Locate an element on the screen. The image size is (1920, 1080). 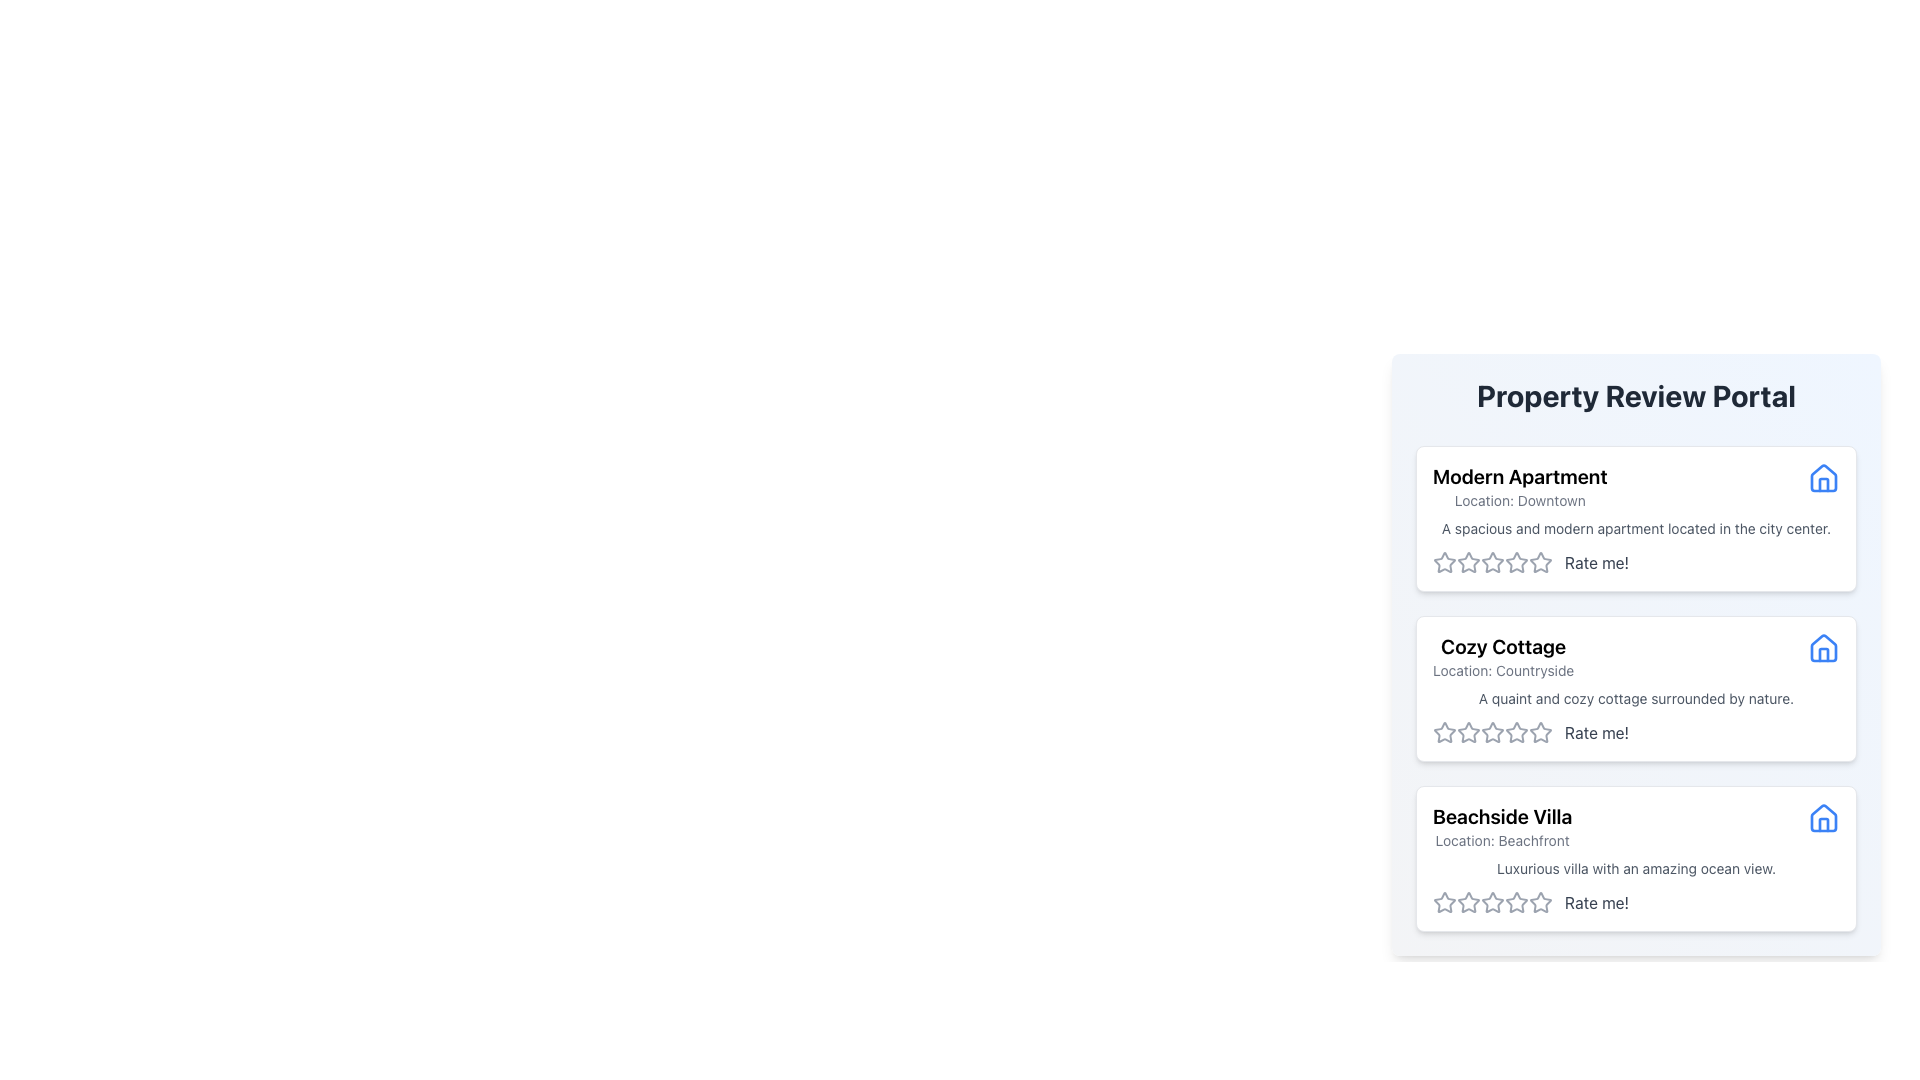
the third star icon in the rating row of the Beachside Villa card to assign a rating is located at coordinates (1539, 902).